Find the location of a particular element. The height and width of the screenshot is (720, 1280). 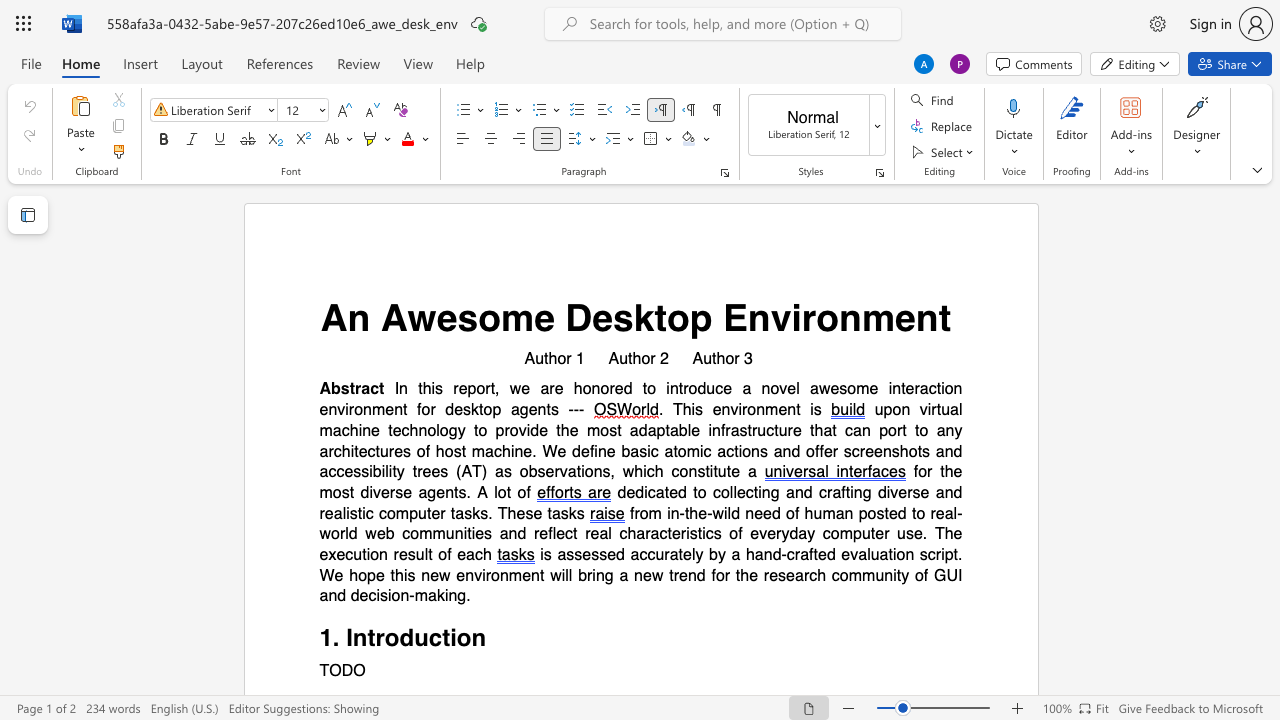

the space between the continuous character "i" and "o" in the text is located at coordinates (457, 638).